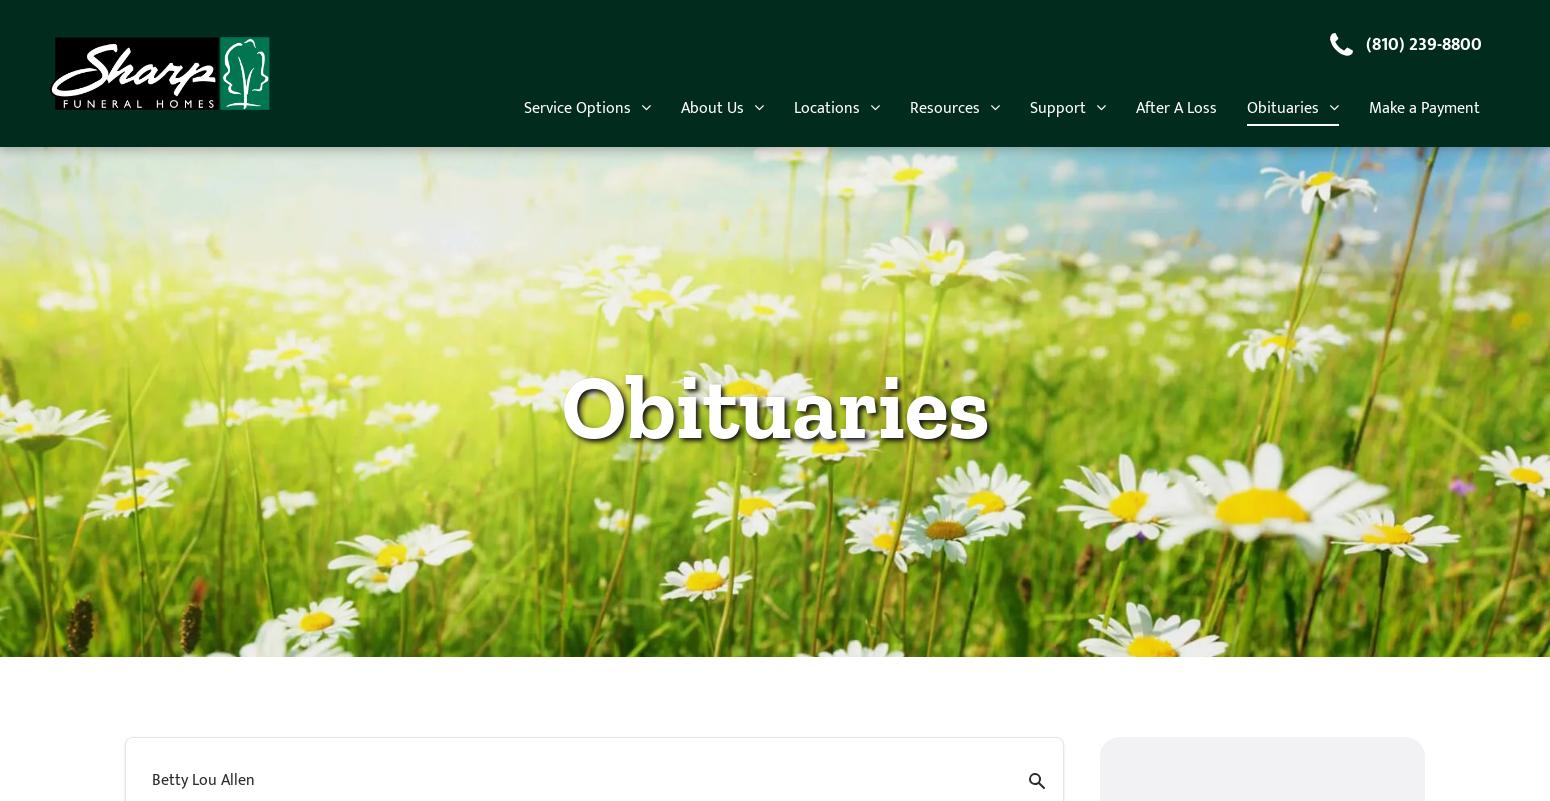 This screenshot has height=801, width=1550. Describe the element at coordinates (992, 519) in the screenshot. I see `'Frequent Questions'` at that location.